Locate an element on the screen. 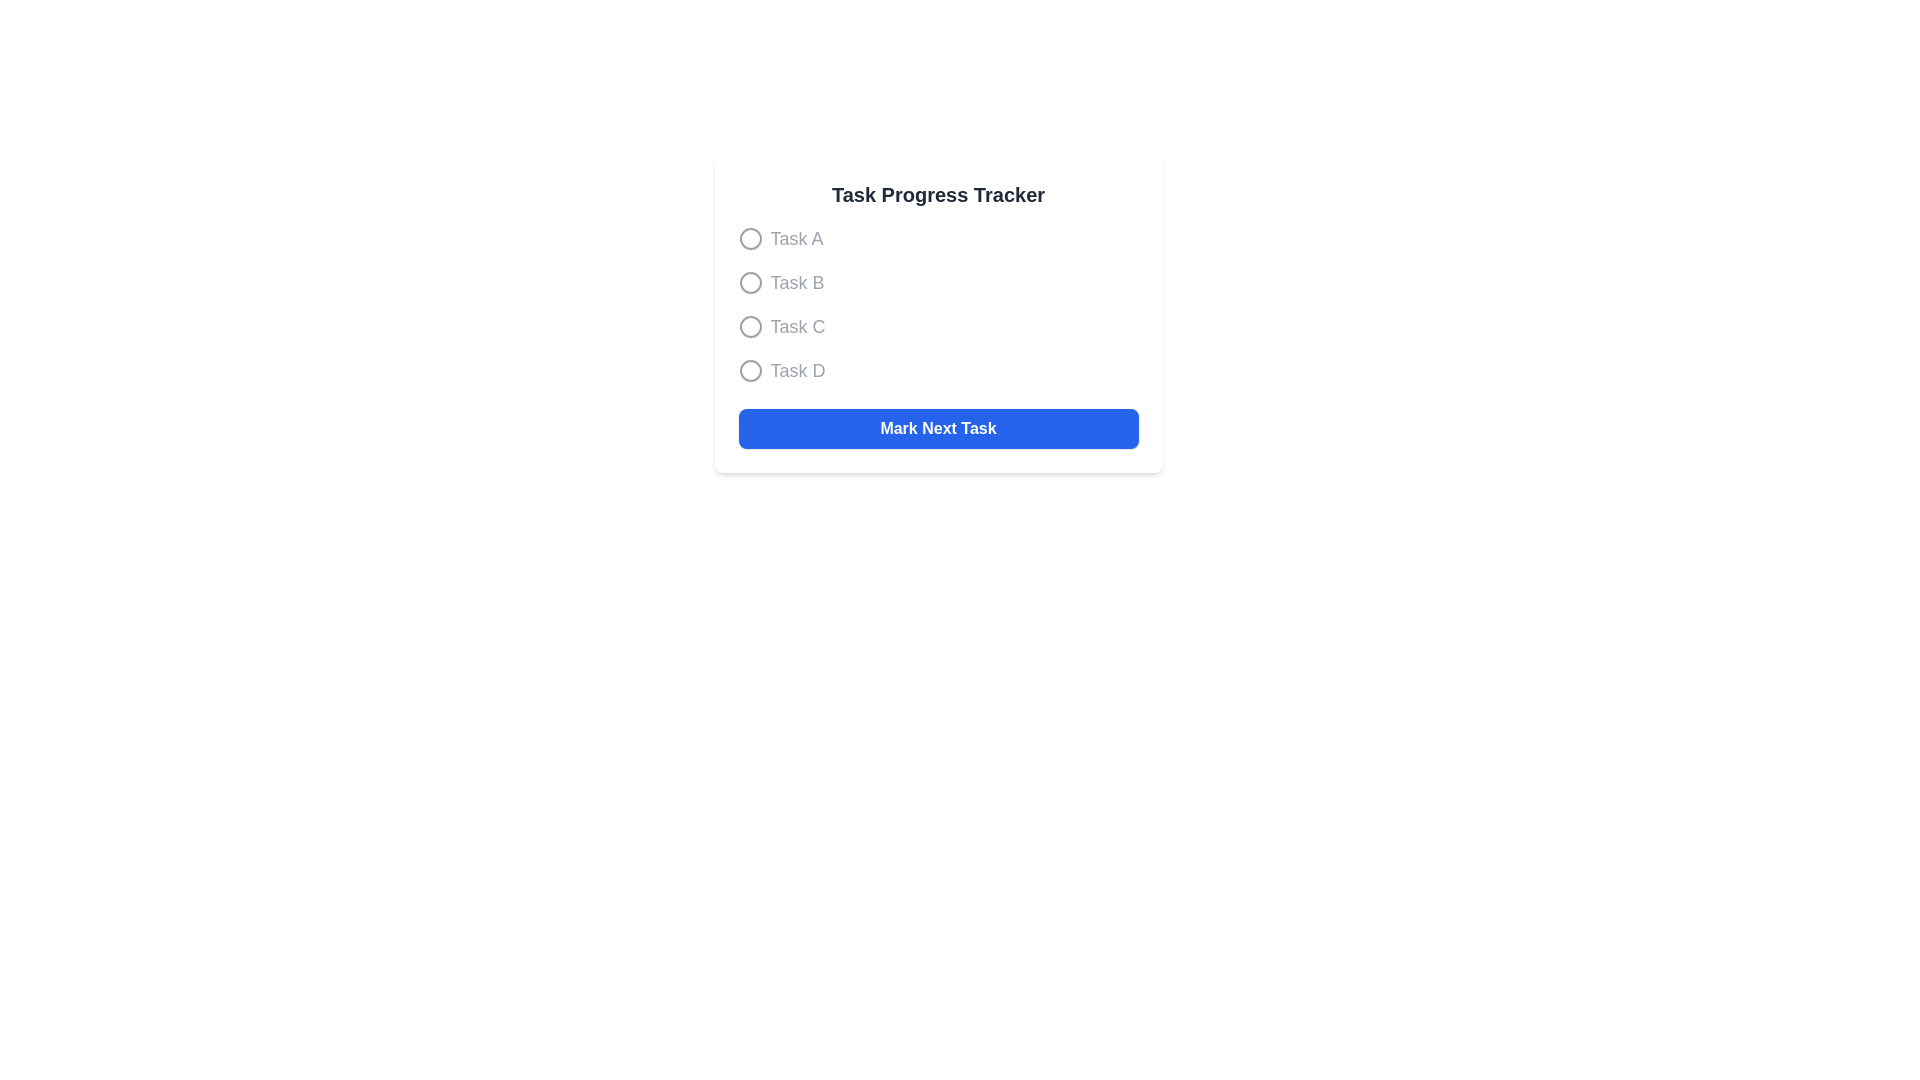 The image size is (1920, 1080). the text label displaying 'Task Progress Tracker', which is a line of bold text styled in dark gray color at the top of a white card is located at coordinates (937, 195).